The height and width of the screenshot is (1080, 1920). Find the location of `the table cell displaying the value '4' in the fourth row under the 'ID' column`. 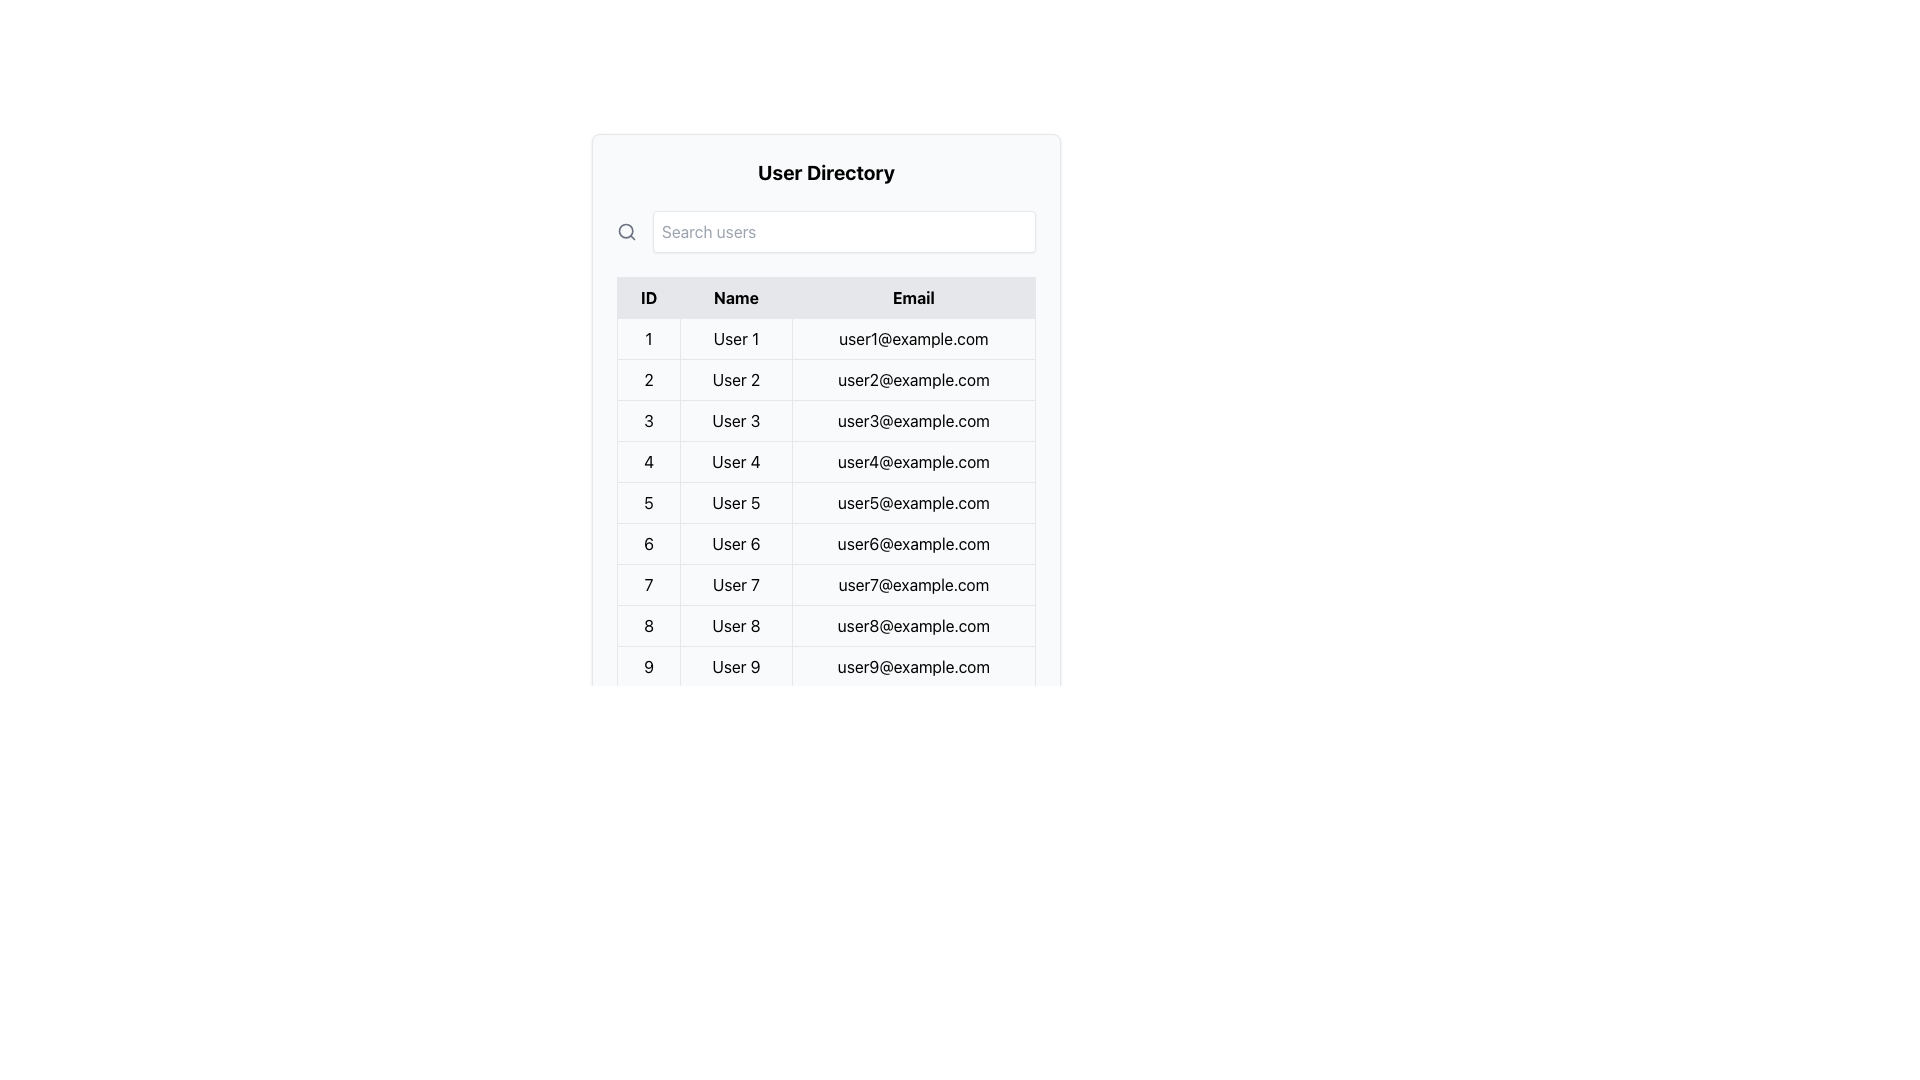

the table cell displaying the value '4' in the fourth row under the 'ID' column is located at coordinates (648, 462).